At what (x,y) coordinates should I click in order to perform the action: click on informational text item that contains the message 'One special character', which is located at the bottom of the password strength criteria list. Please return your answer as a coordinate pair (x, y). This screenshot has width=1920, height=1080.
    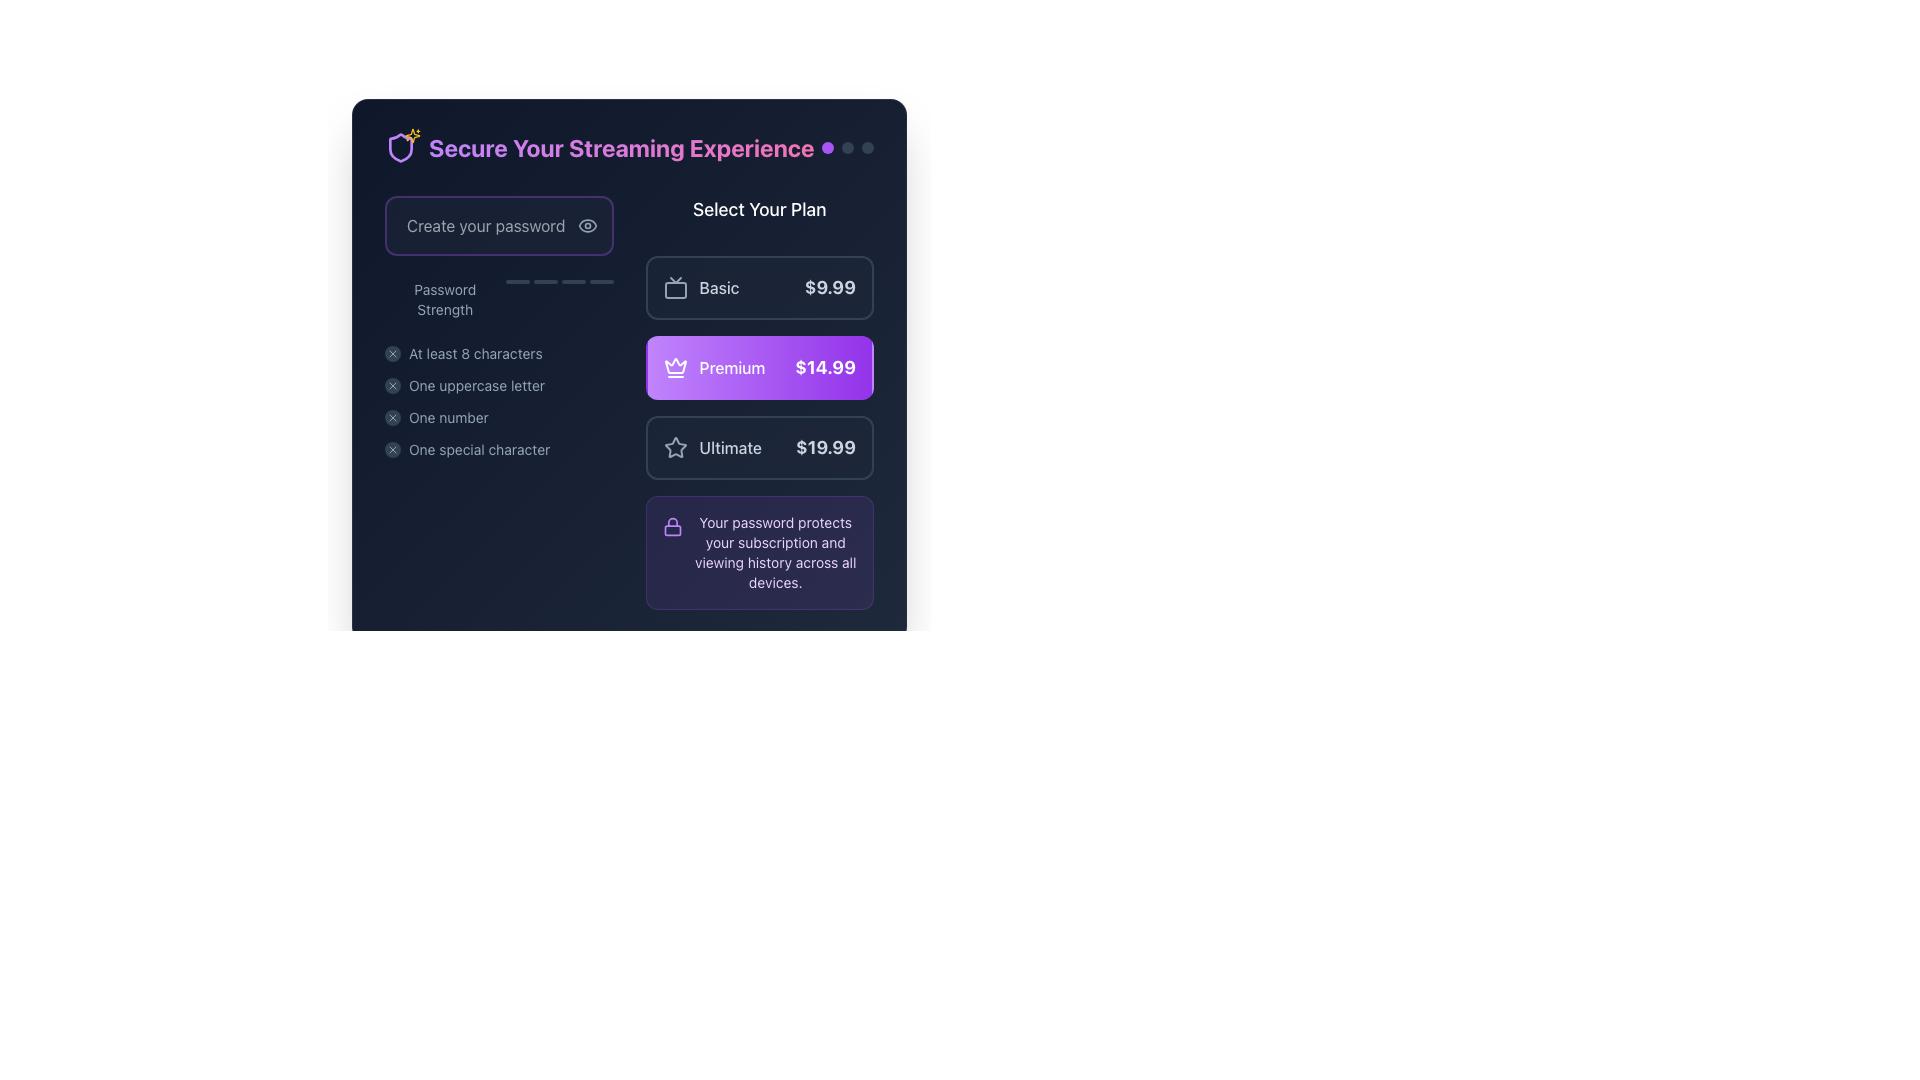
    Looking at the image, I should click on (499, 450).